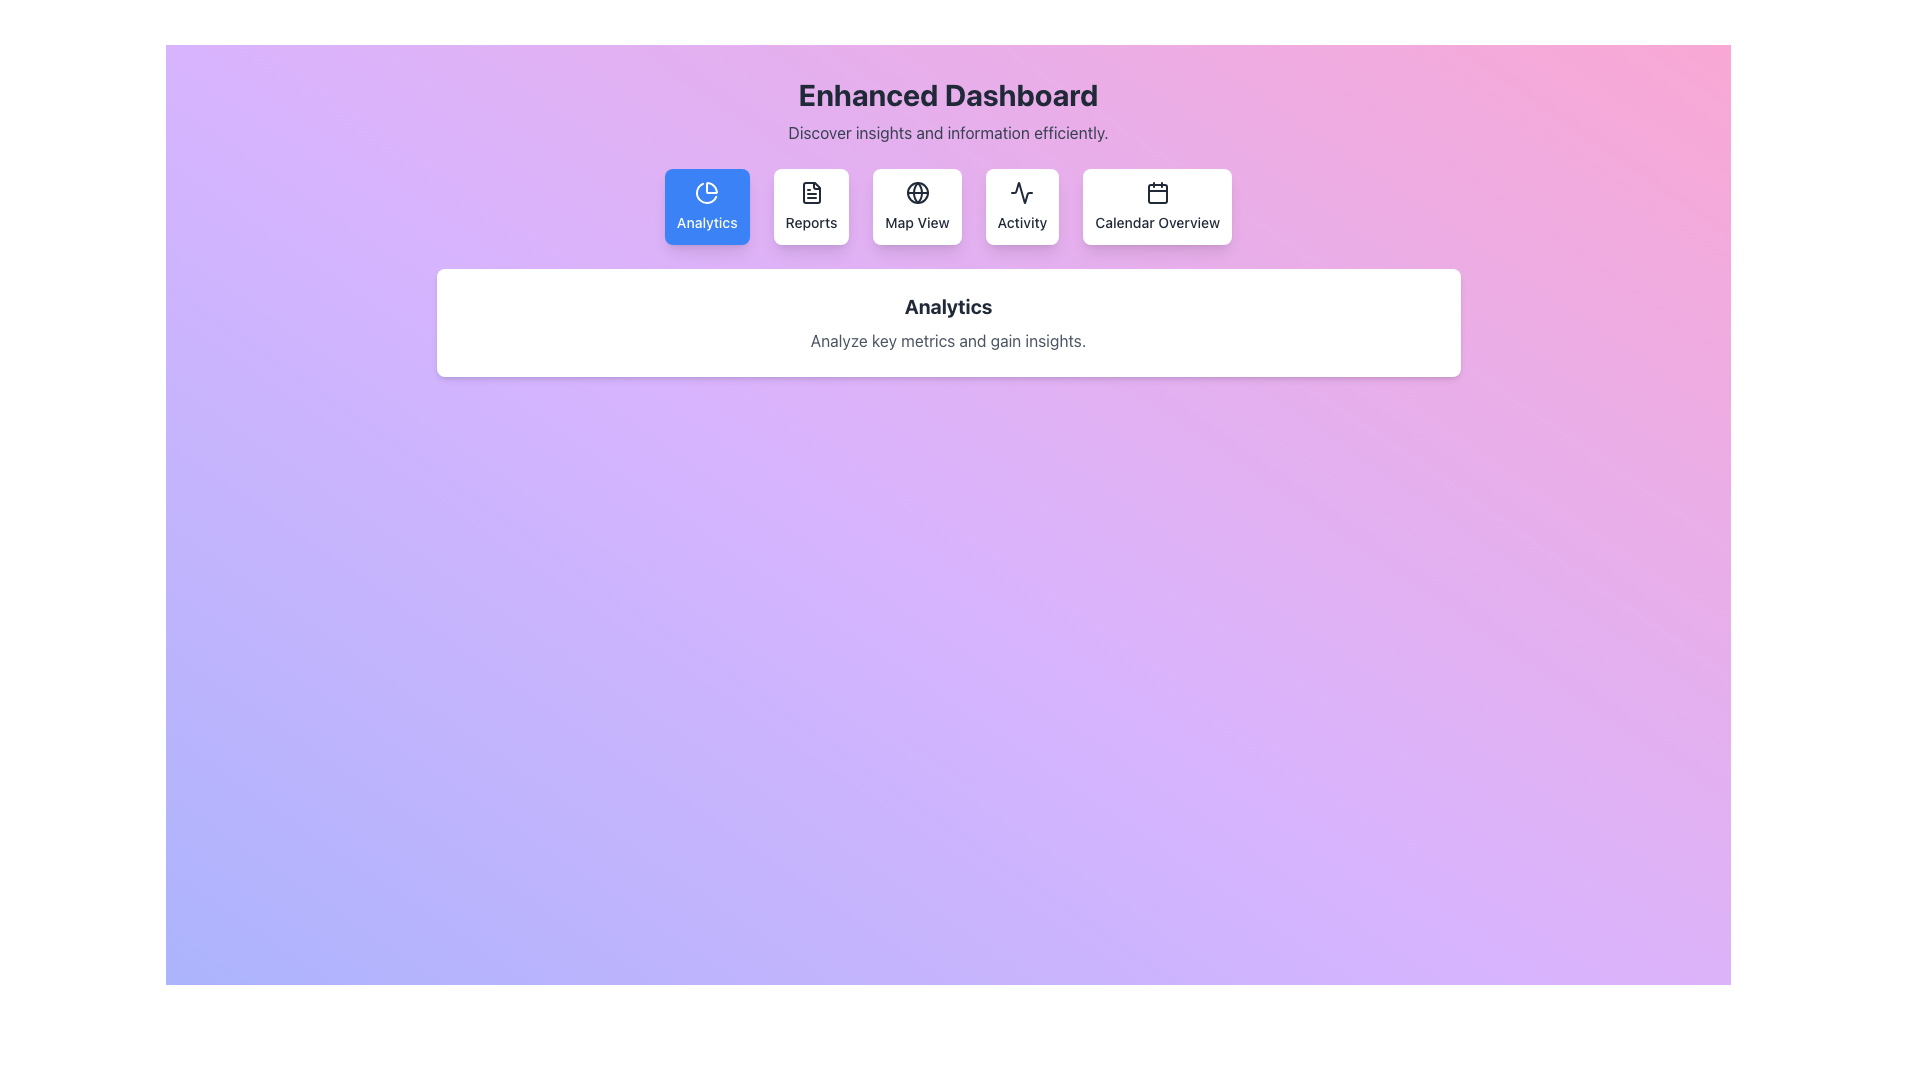  What do you see at coordinates (916, 192) in the screenshot?
I see `the globe icon representing the 'Map View' button, which is located between the 'Reports' and 'Activity' buttons in the top feature selection row` at bounding box center [916, 192].